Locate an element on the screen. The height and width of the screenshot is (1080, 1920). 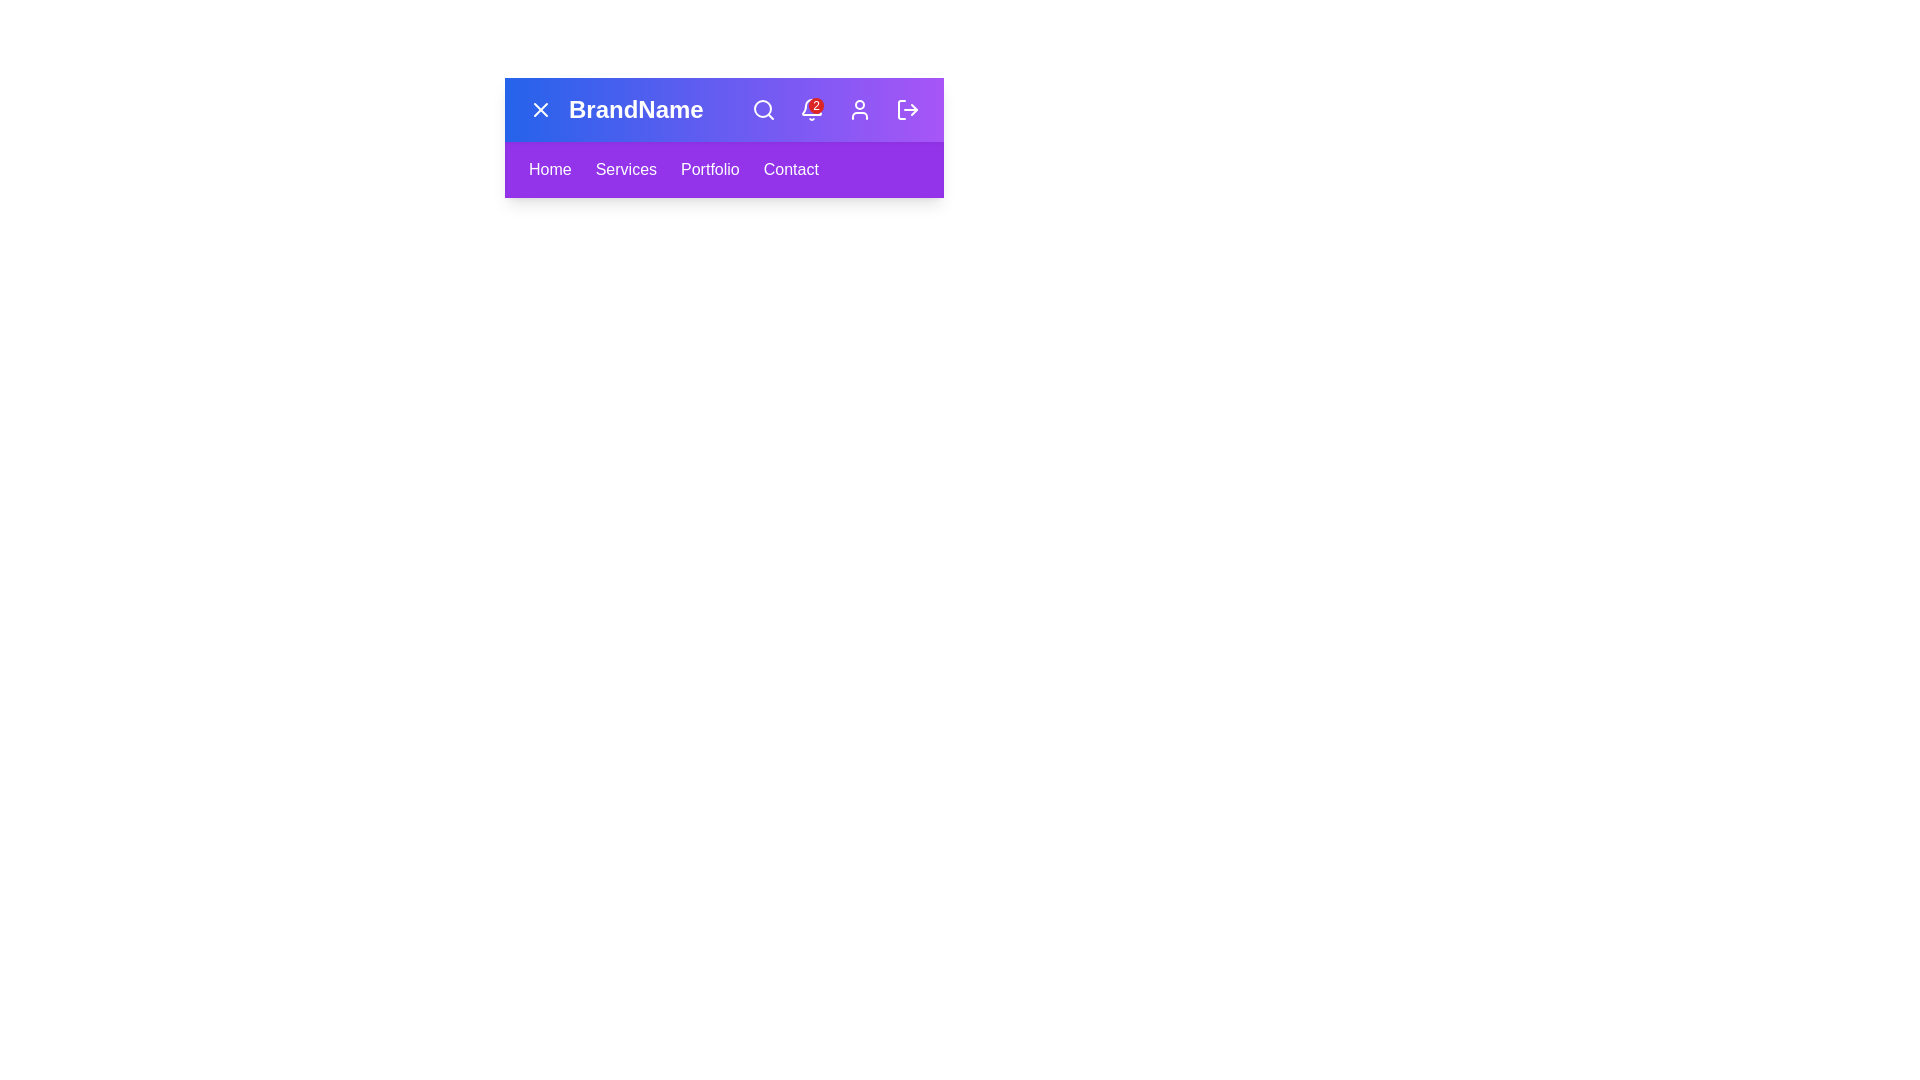
the search icon located in the top-right section of the navigation bar, positioned between the brand logo and the notification bell icon, to initiate a search action is located at coordinates (762, 110).